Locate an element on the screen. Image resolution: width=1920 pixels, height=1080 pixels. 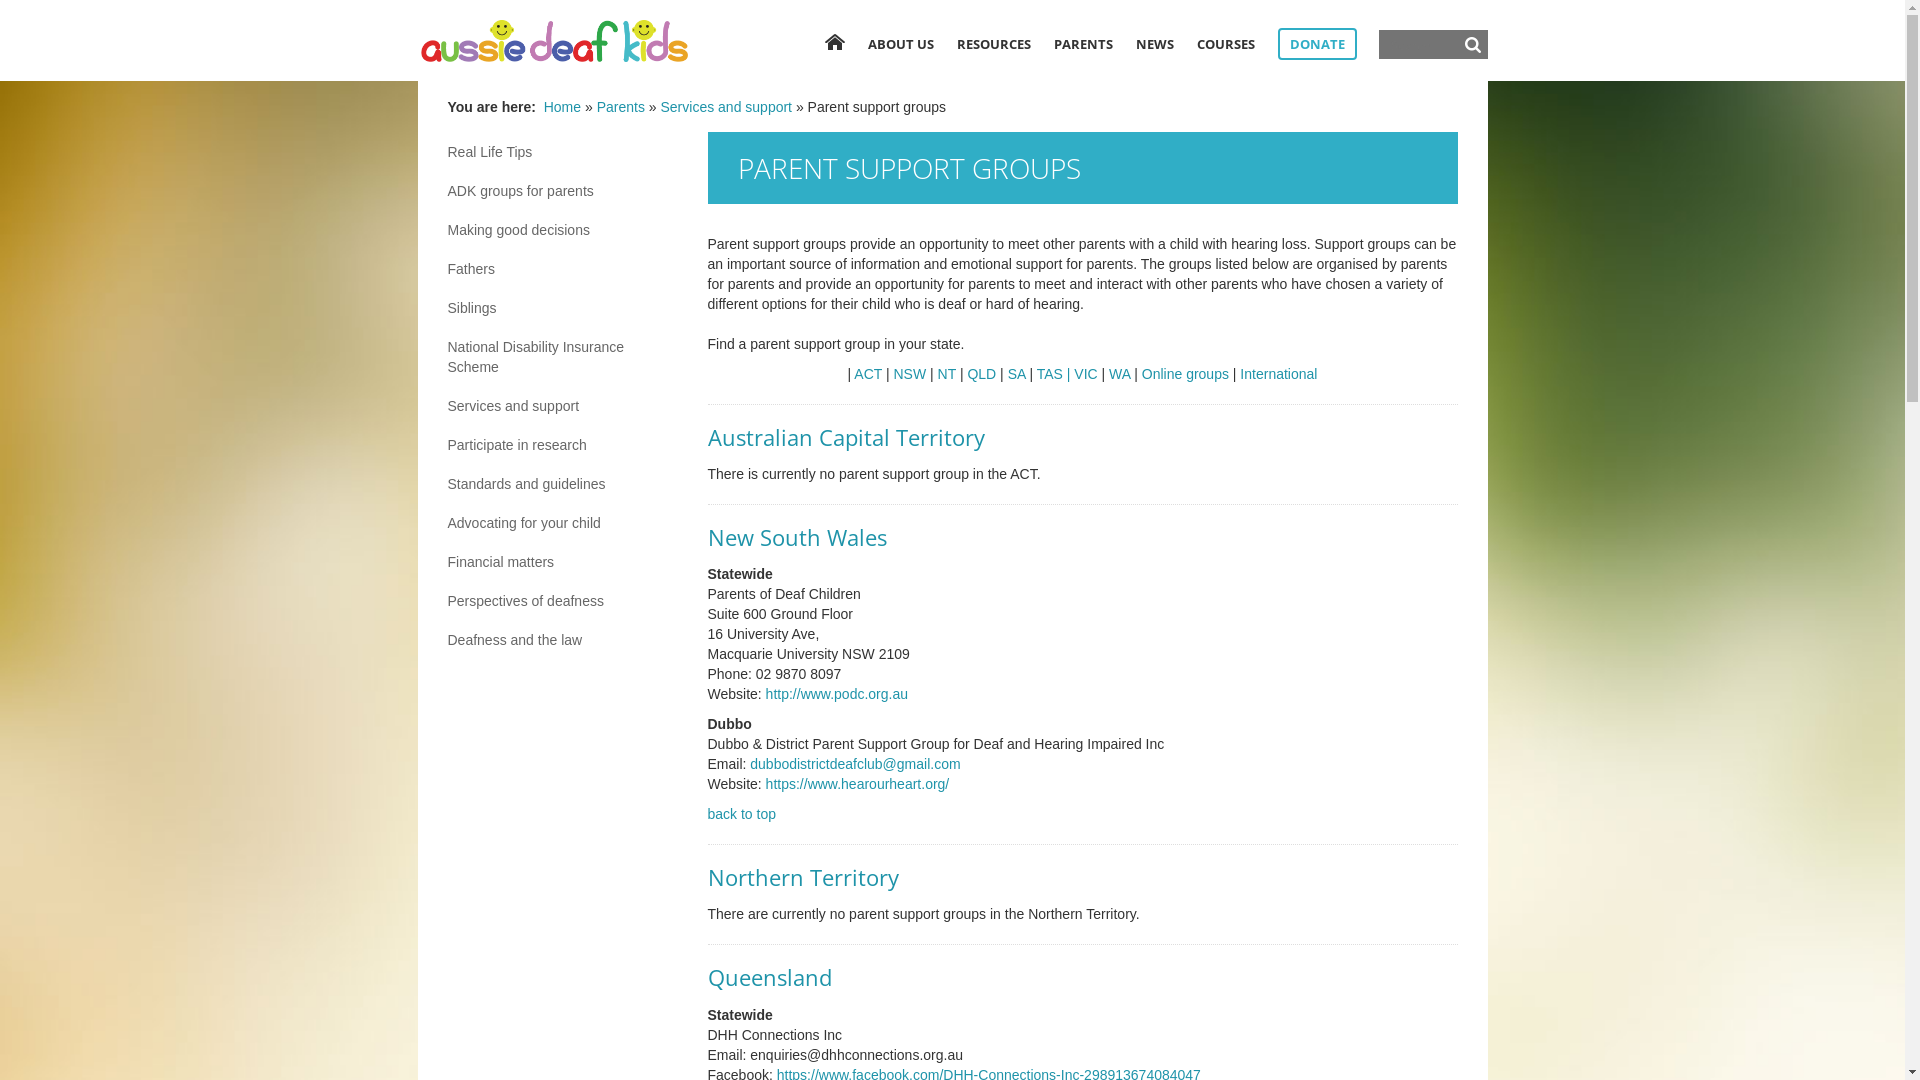
'Real Life Tips' is located at coordinates (561, 150).